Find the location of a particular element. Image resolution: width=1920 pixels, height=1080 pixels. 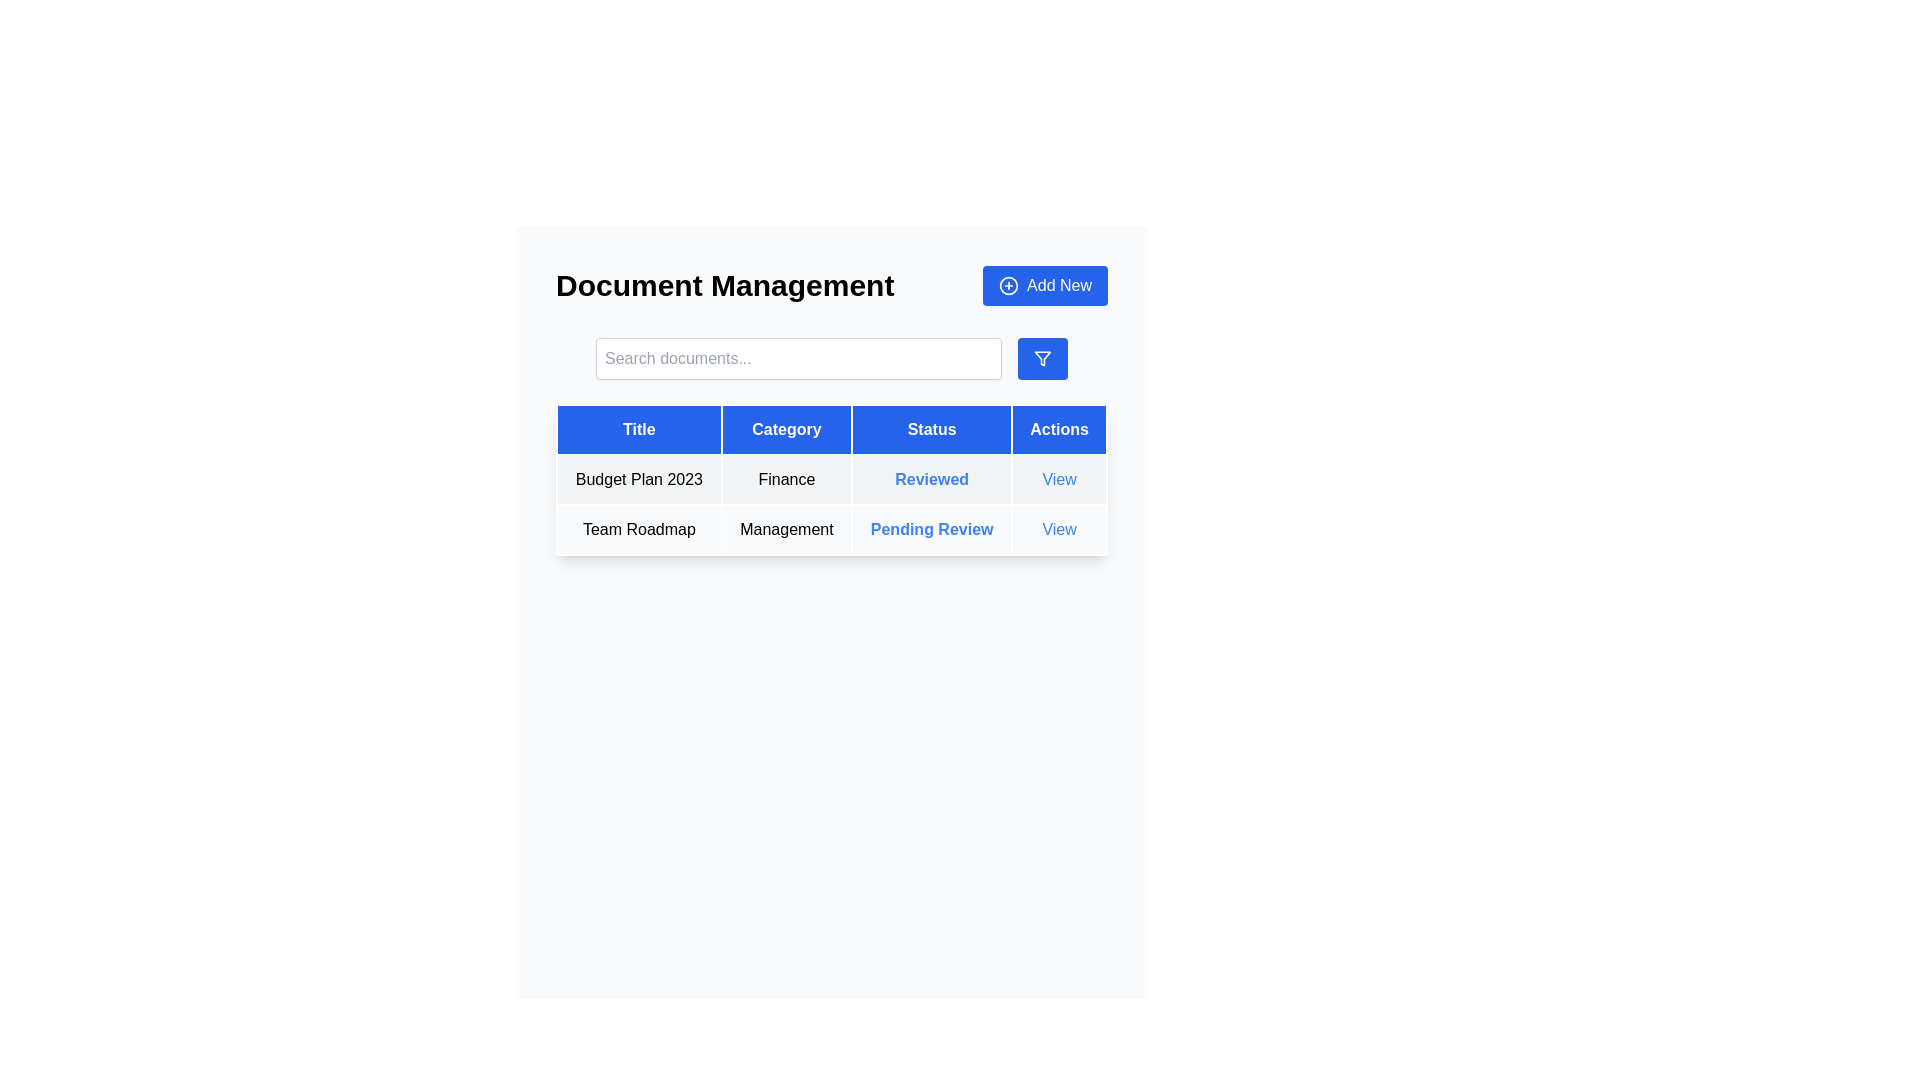

the filter icon is located at coordinates (1041, 357).